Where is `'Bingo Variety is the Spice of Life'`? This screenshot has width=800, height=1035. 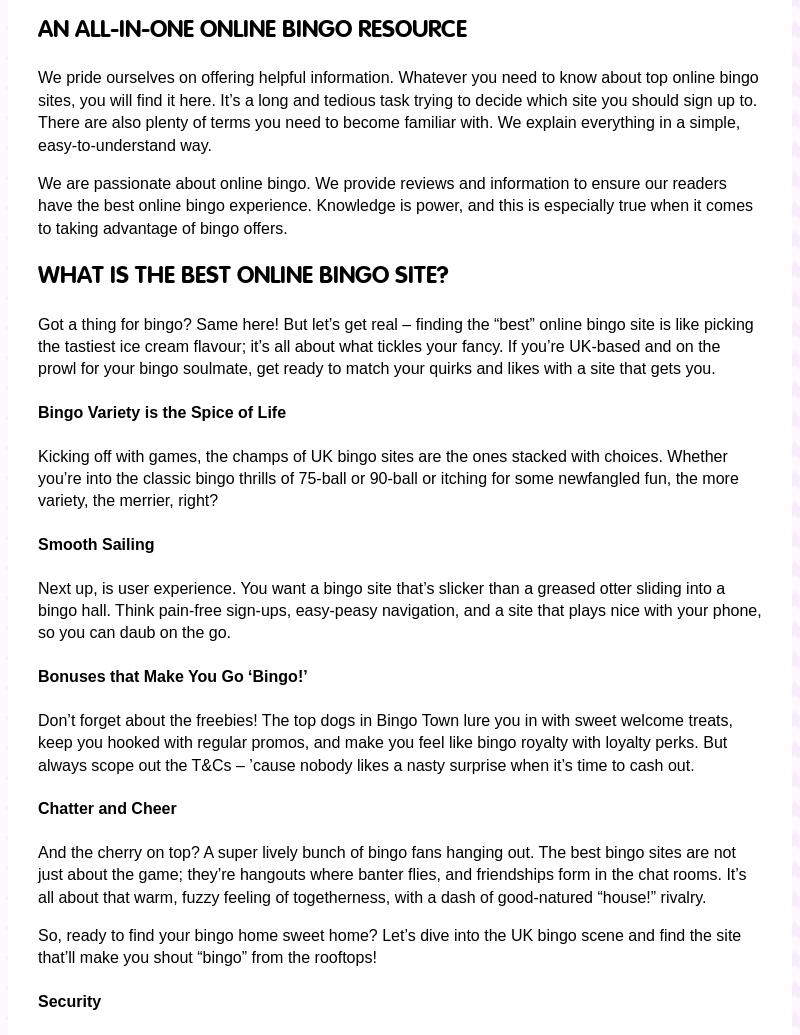 'Bingo Variety is the Spice of Life' is located at coordinates (37, 411).